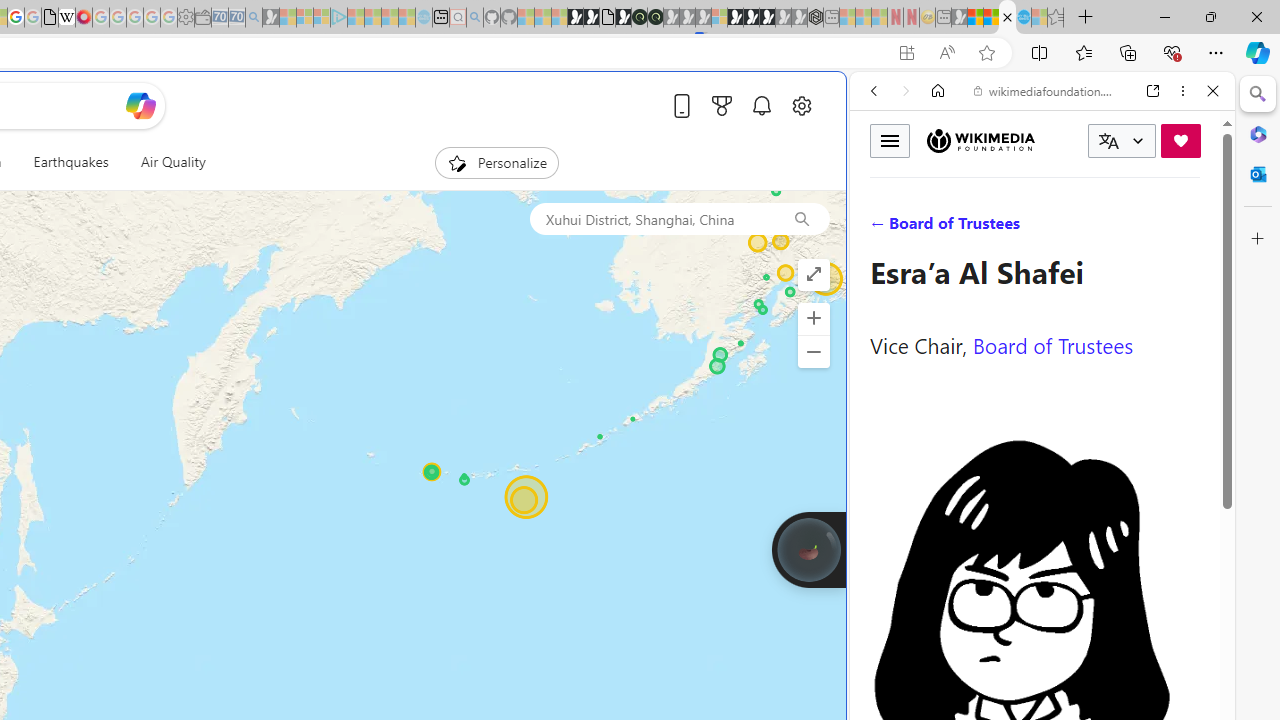 This screenshot has height=720, width=1280. Describe the element at coordinates (887, 669) in the screenshot. I see `'Global web icon'` at that location.